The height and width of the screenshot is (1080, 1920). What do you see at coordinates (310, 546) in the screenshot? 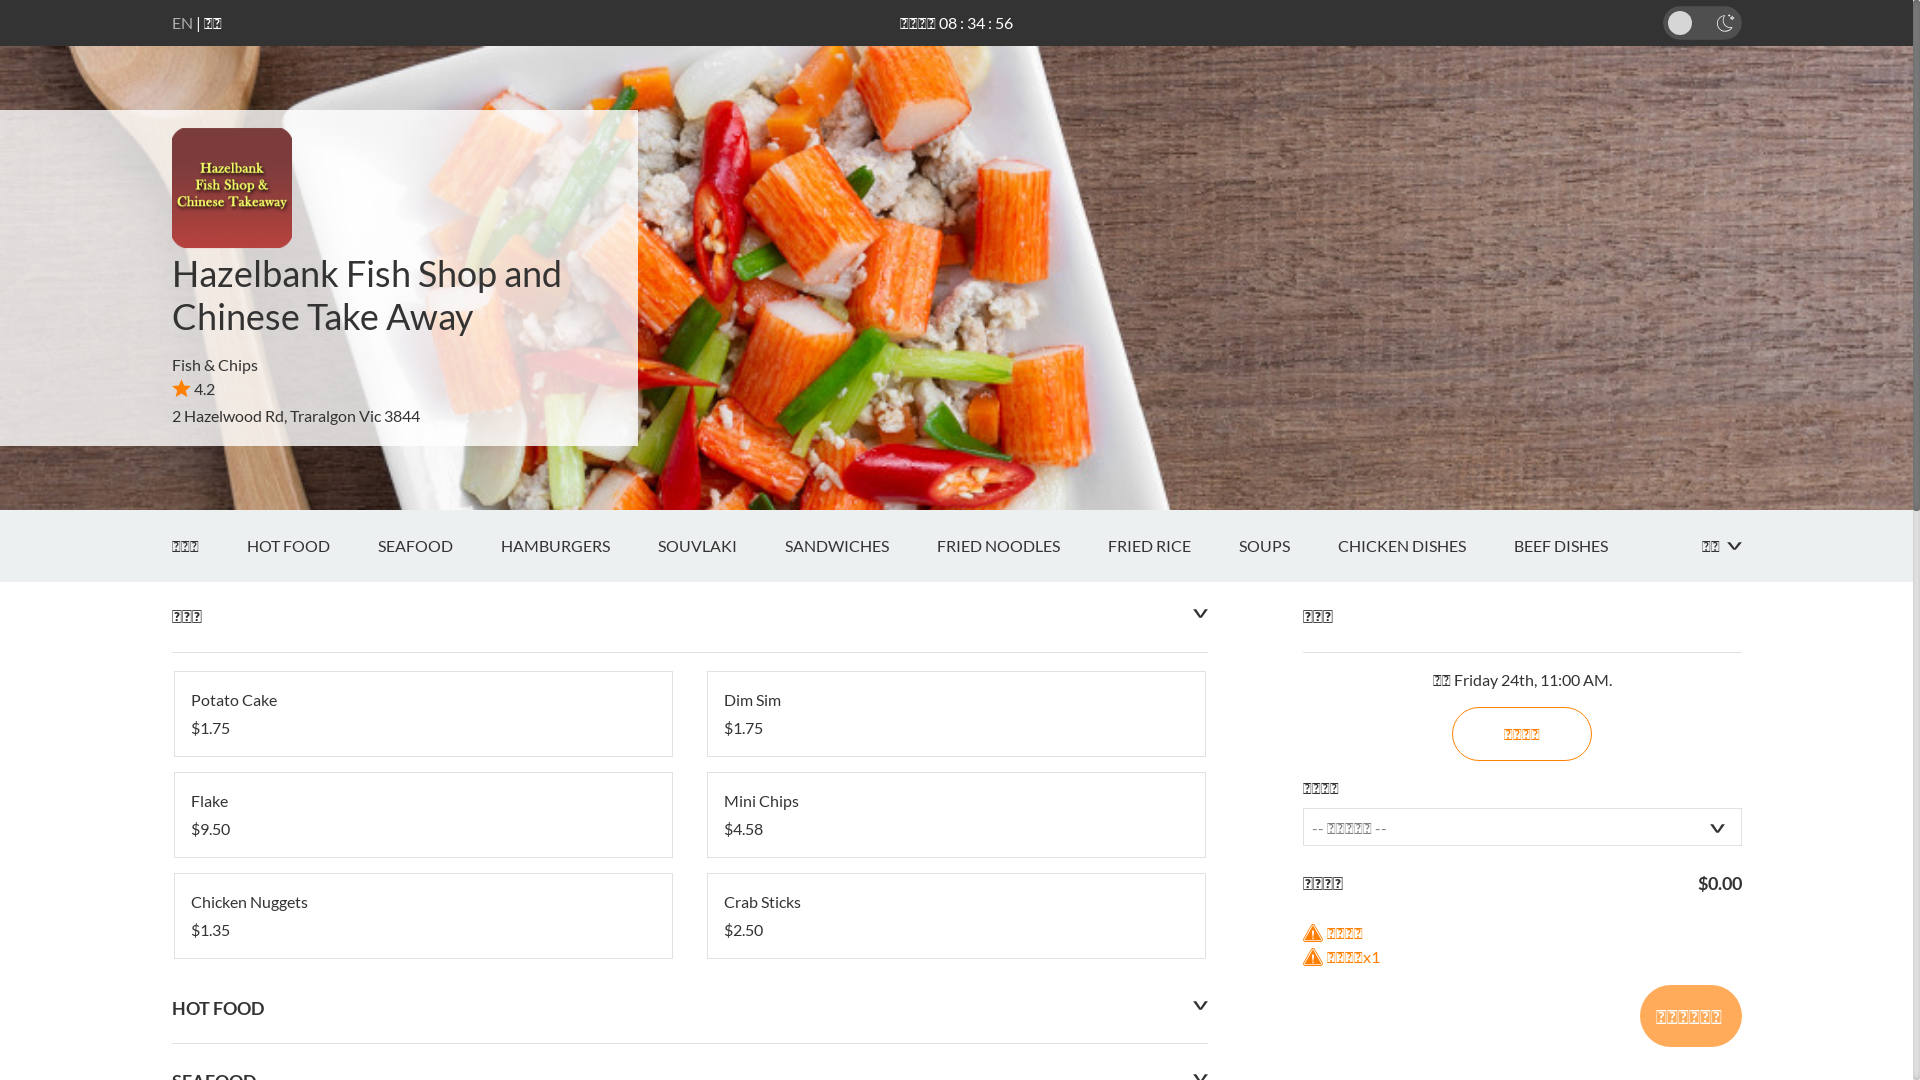
I see `'HOT FOOD'` at bounding box center [310, 546].